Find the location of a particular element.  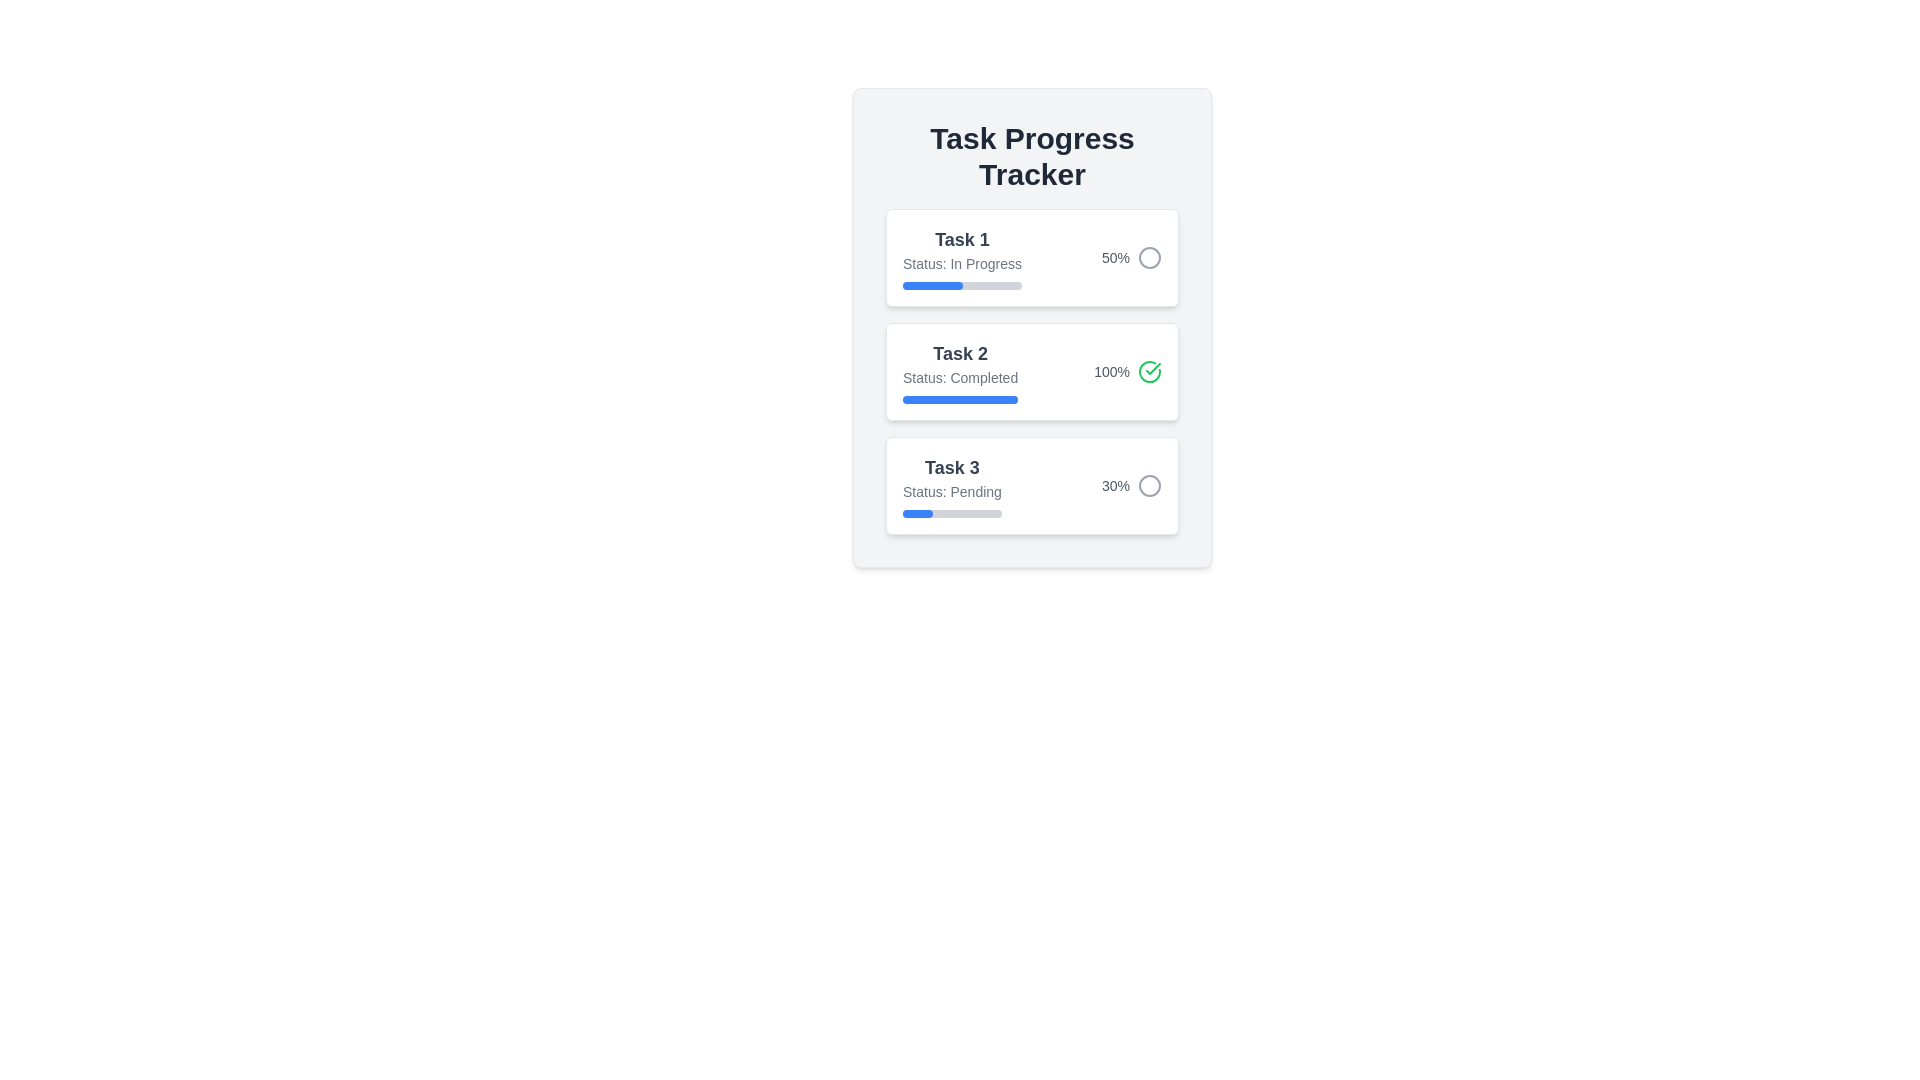

the progress status icon for 'Task 1', which is located in the top-right corner of the row and adjacent to the '50%' completion percentage is located at coordinates (1150, 257).